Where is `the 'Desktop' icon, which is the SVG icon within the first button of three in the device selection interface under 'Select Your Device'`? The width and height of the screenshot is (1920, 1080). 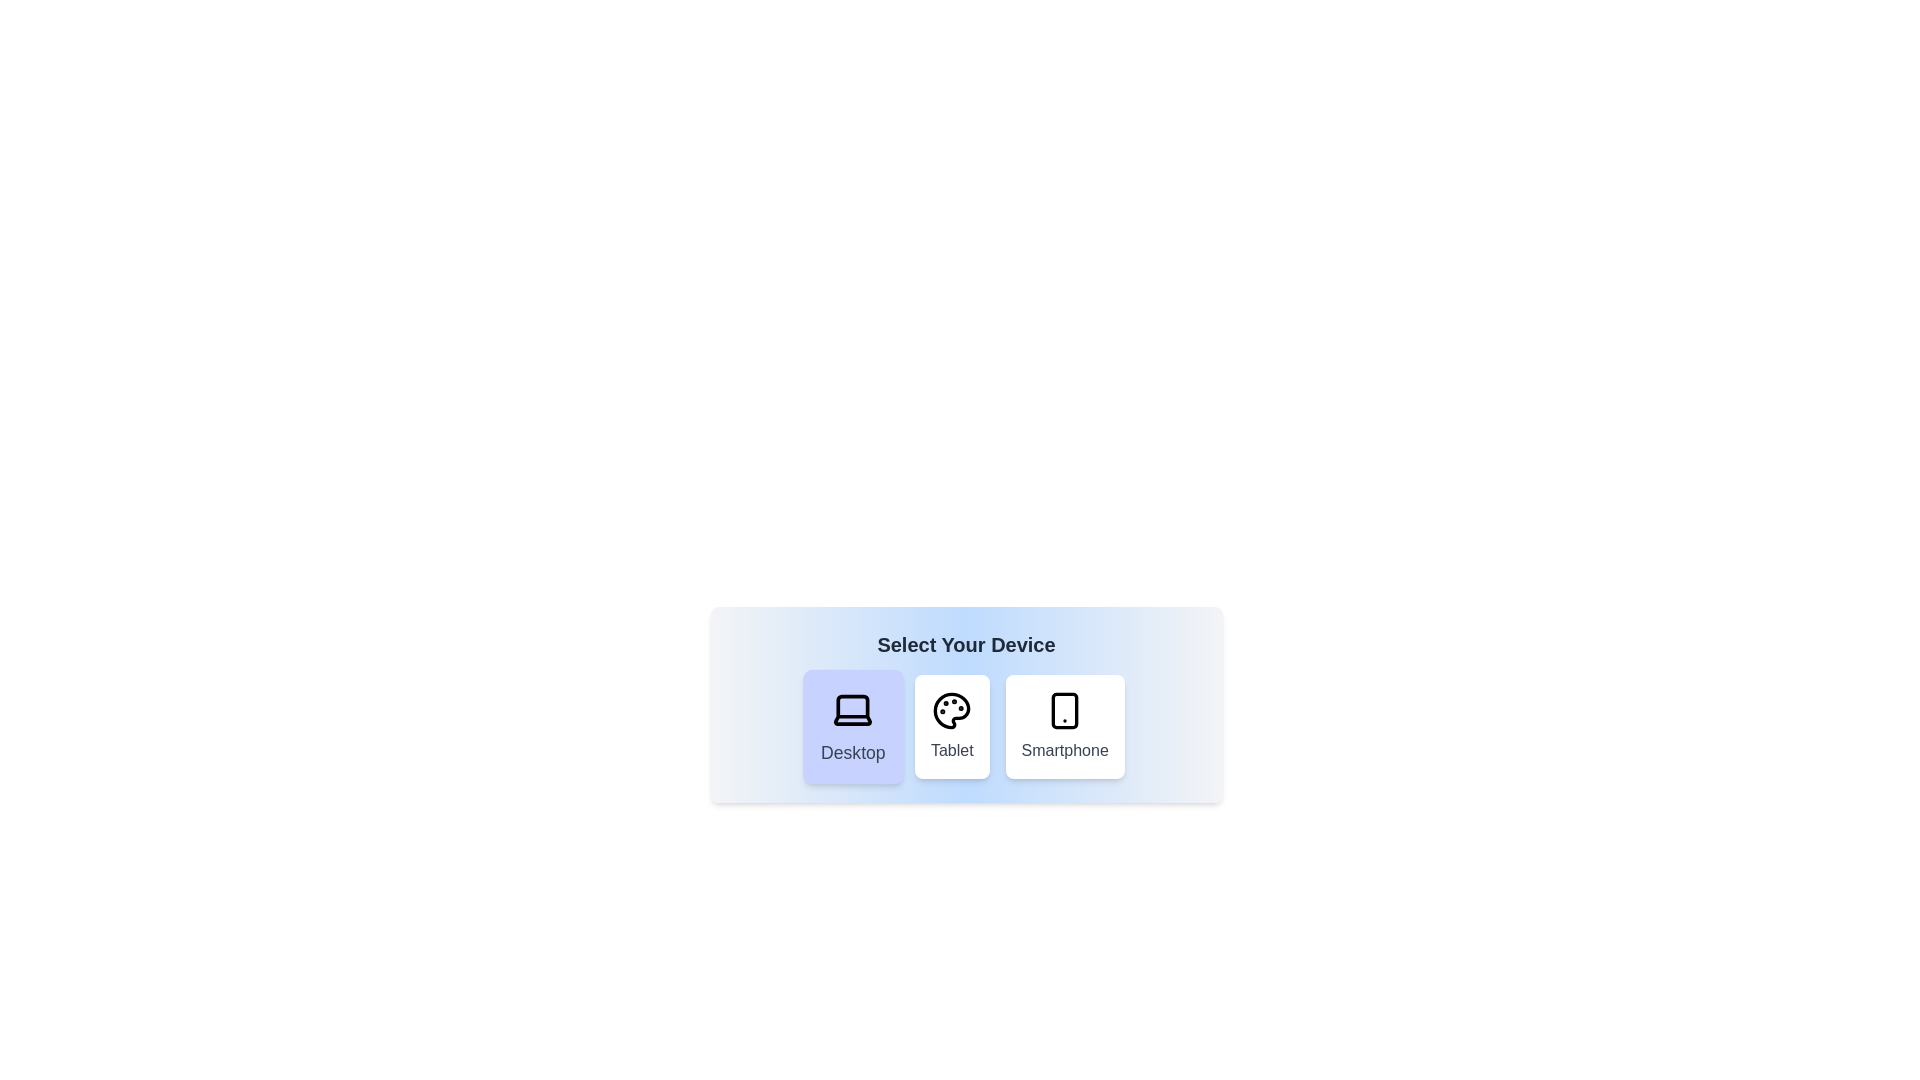
the 'Desktop' icon, which is the SVG icon within the first button of three in the device selection interface under 'Select Your Device' is located at coordinates (853, 709).